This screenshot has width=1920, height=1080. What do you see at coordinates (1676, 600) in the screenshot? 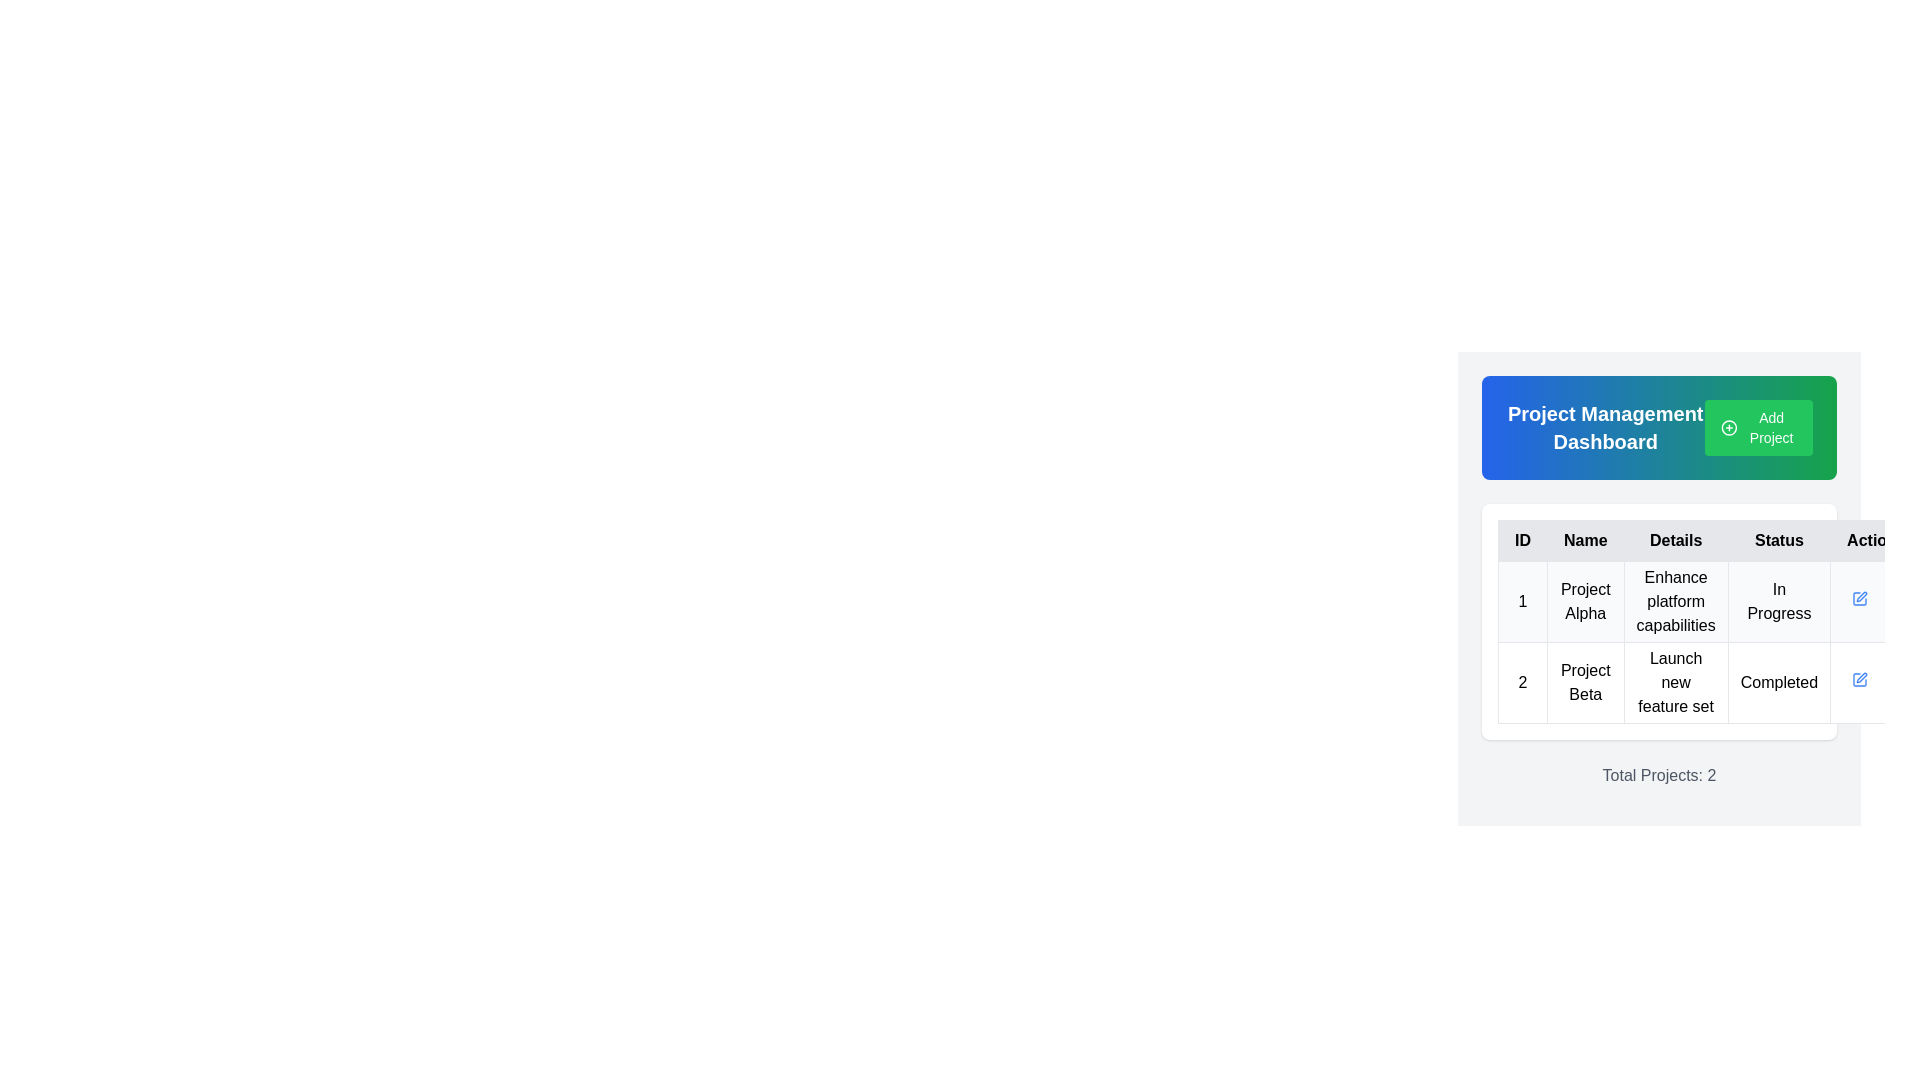
I see `the Text label in the third column of the first row of the table that describes the project 'Project Alpha'` at bounding box center [1676, 600].